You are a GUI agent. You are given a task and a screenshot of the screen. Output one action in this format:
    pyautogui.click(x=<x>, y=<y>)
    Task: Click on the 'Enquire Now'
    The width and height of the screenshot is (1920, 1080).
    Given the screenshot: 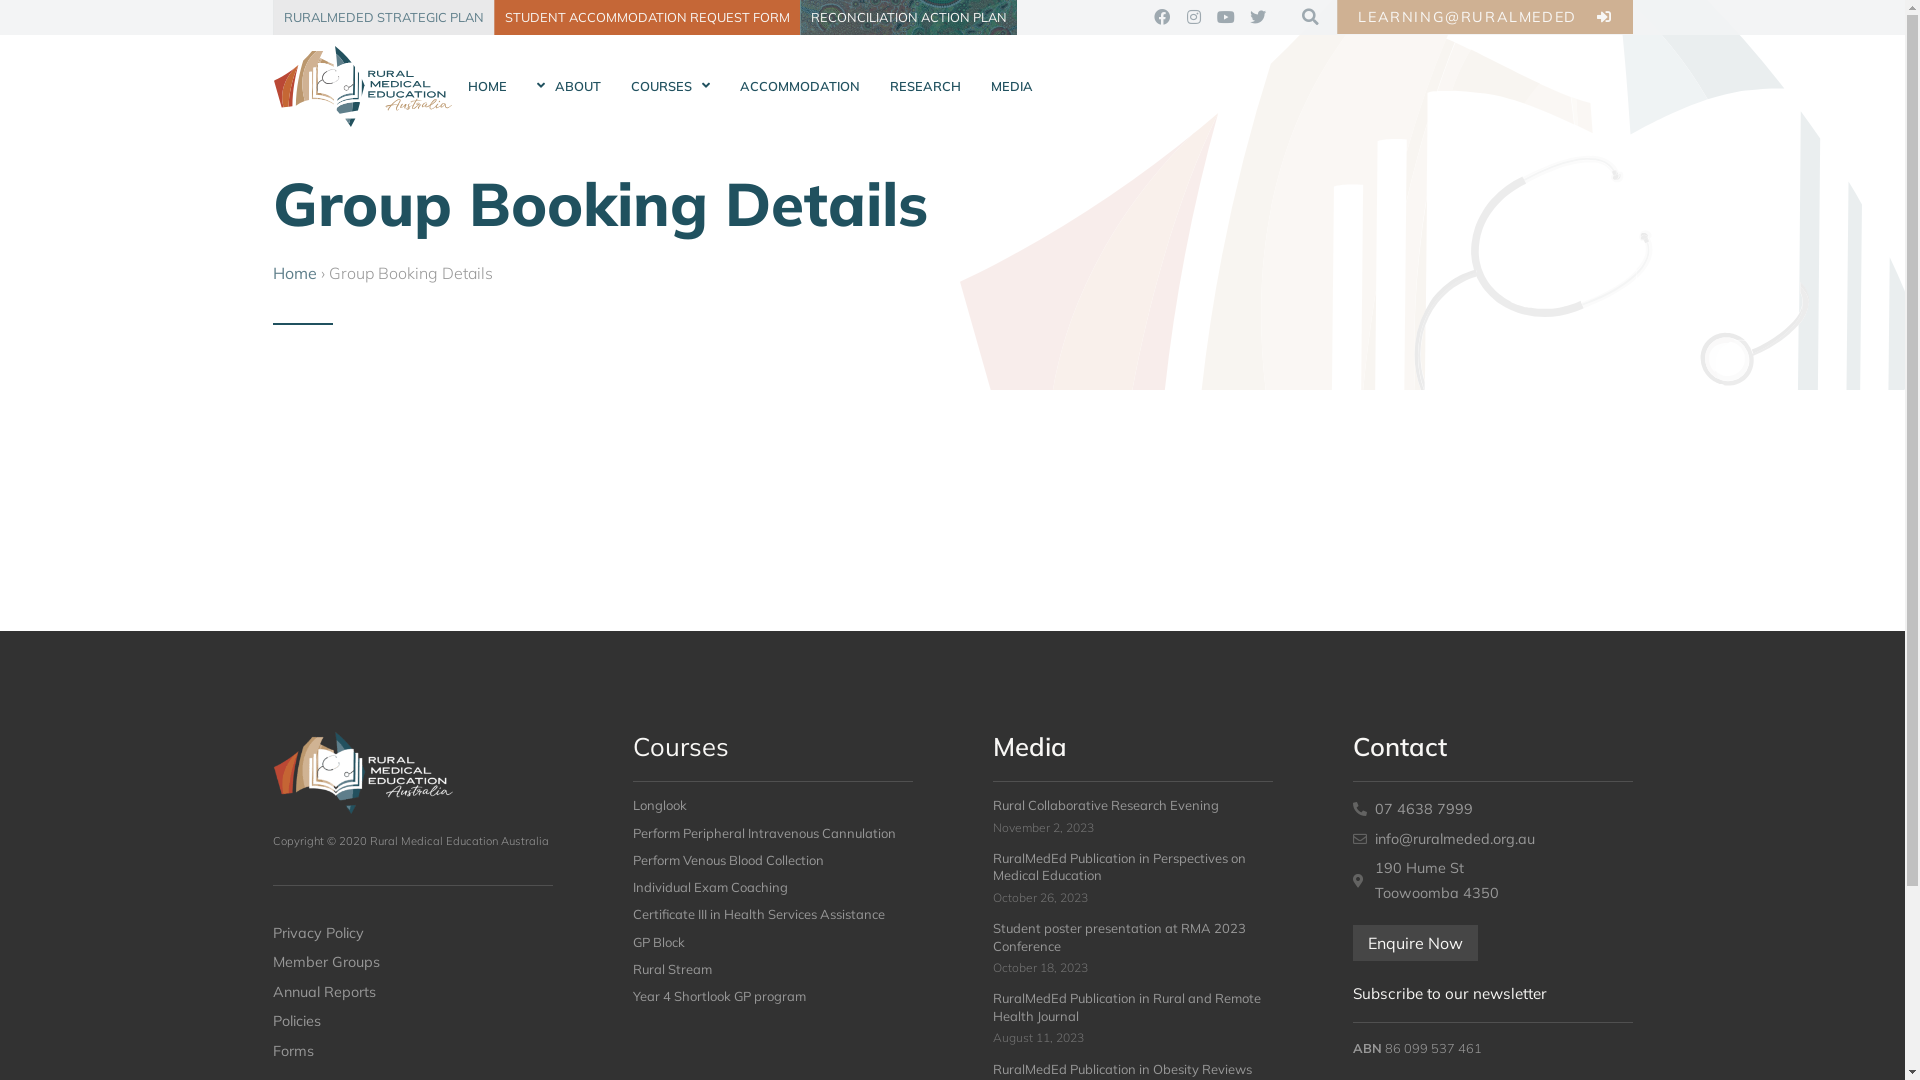 What is the action you would take?
    pyautogui.click(x=1413, y=942)
    